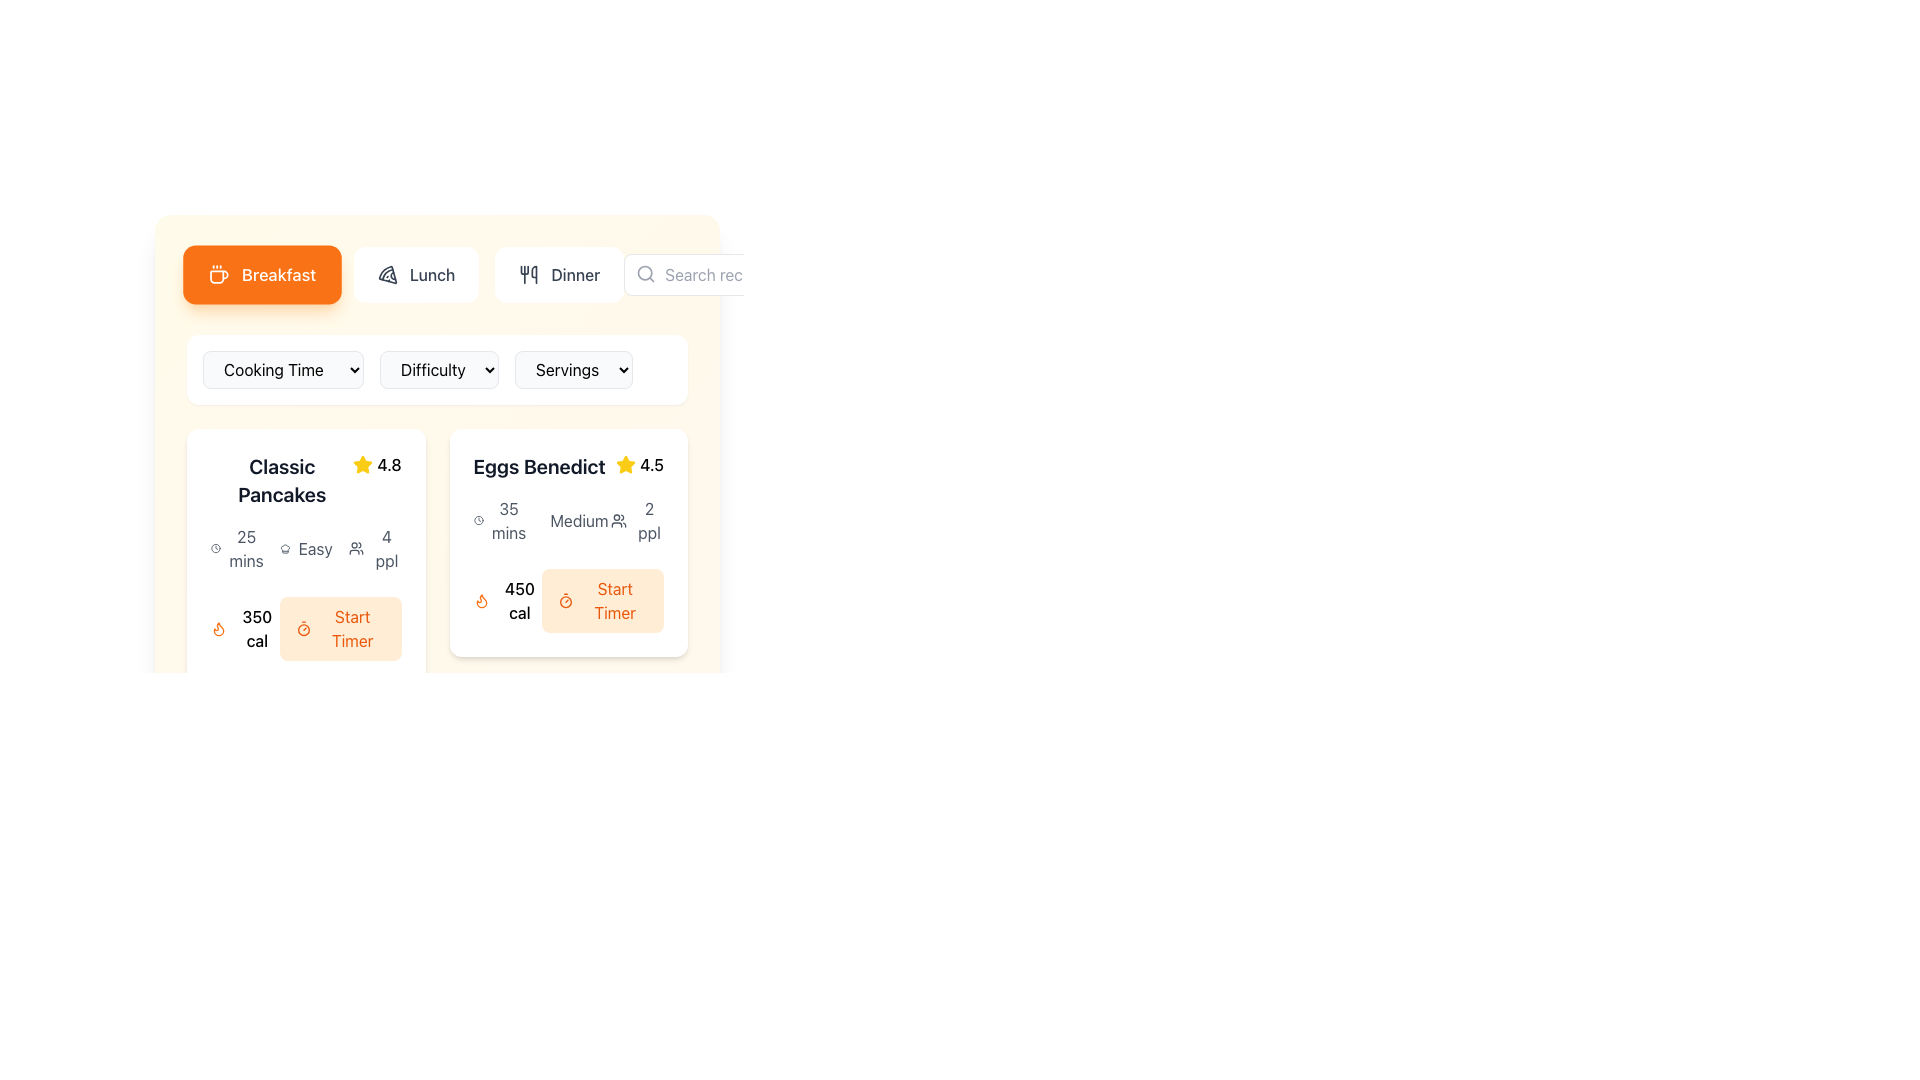 This screenshot has height=1080, width=1920. I want to click on the yellow star icon indicating a rating next to the score '4.5' in the 'Eggs Benedict' card, so click(625, 465).